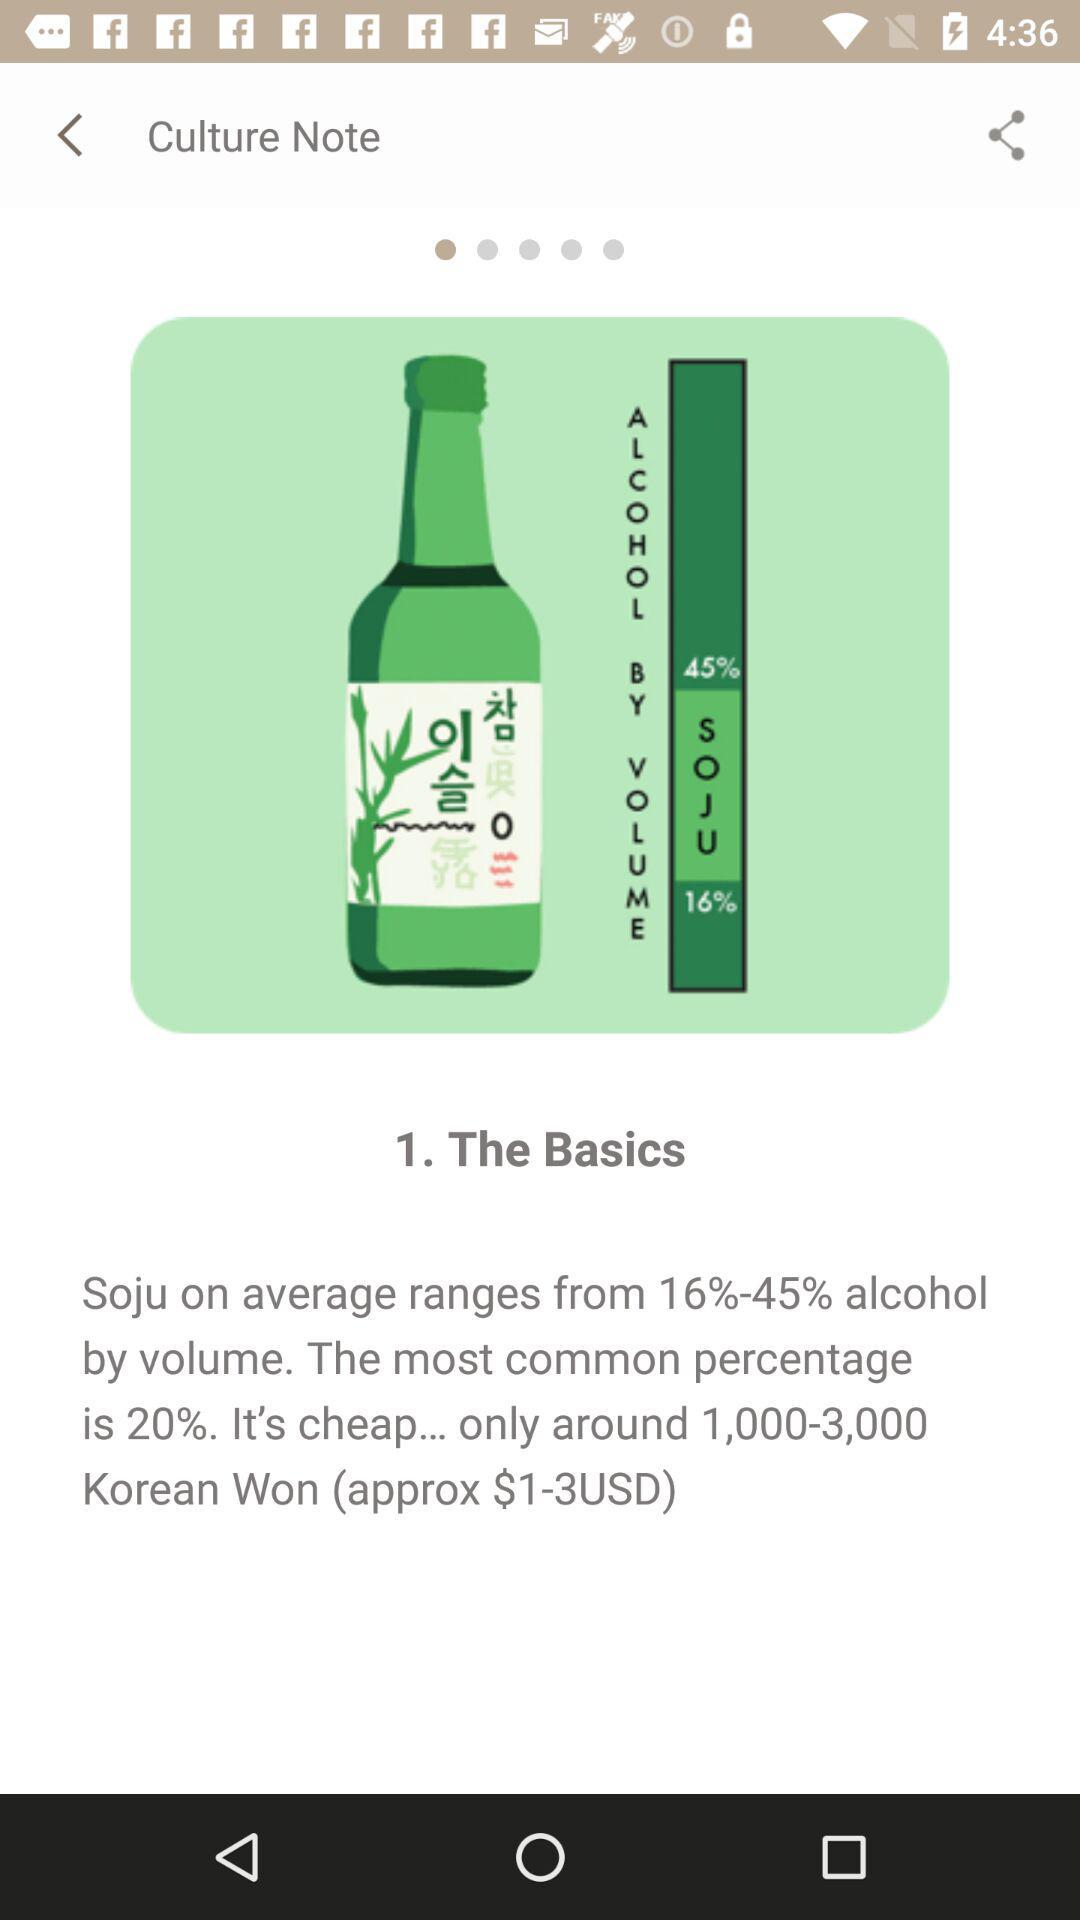  What do you see at coordinates (1006, 133) in the screenshot?
I see `the share icon` at bounding box center [1006, 133].